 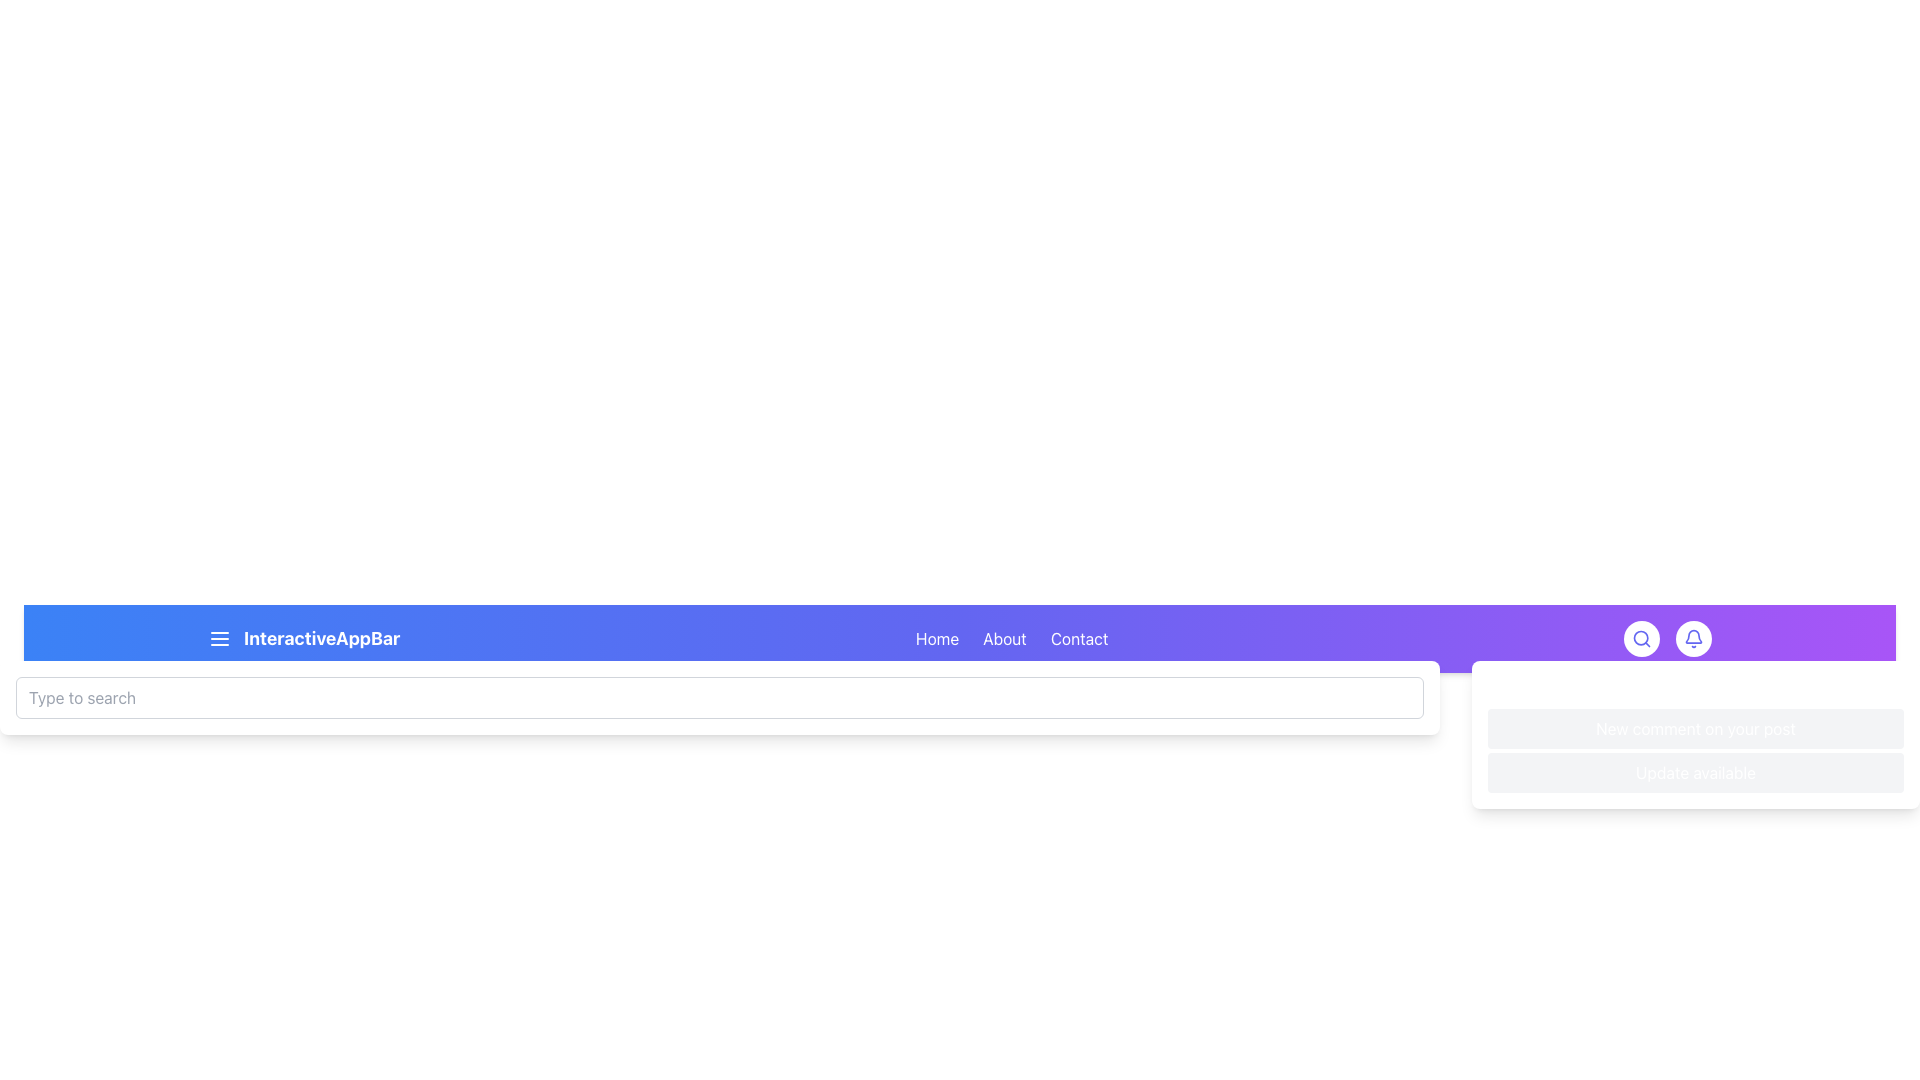 What do you see at coordinates (220, 639) in the screenshot?
I see `the menu toggle icon located in the blue header bar` at bounding box center [220, 639].